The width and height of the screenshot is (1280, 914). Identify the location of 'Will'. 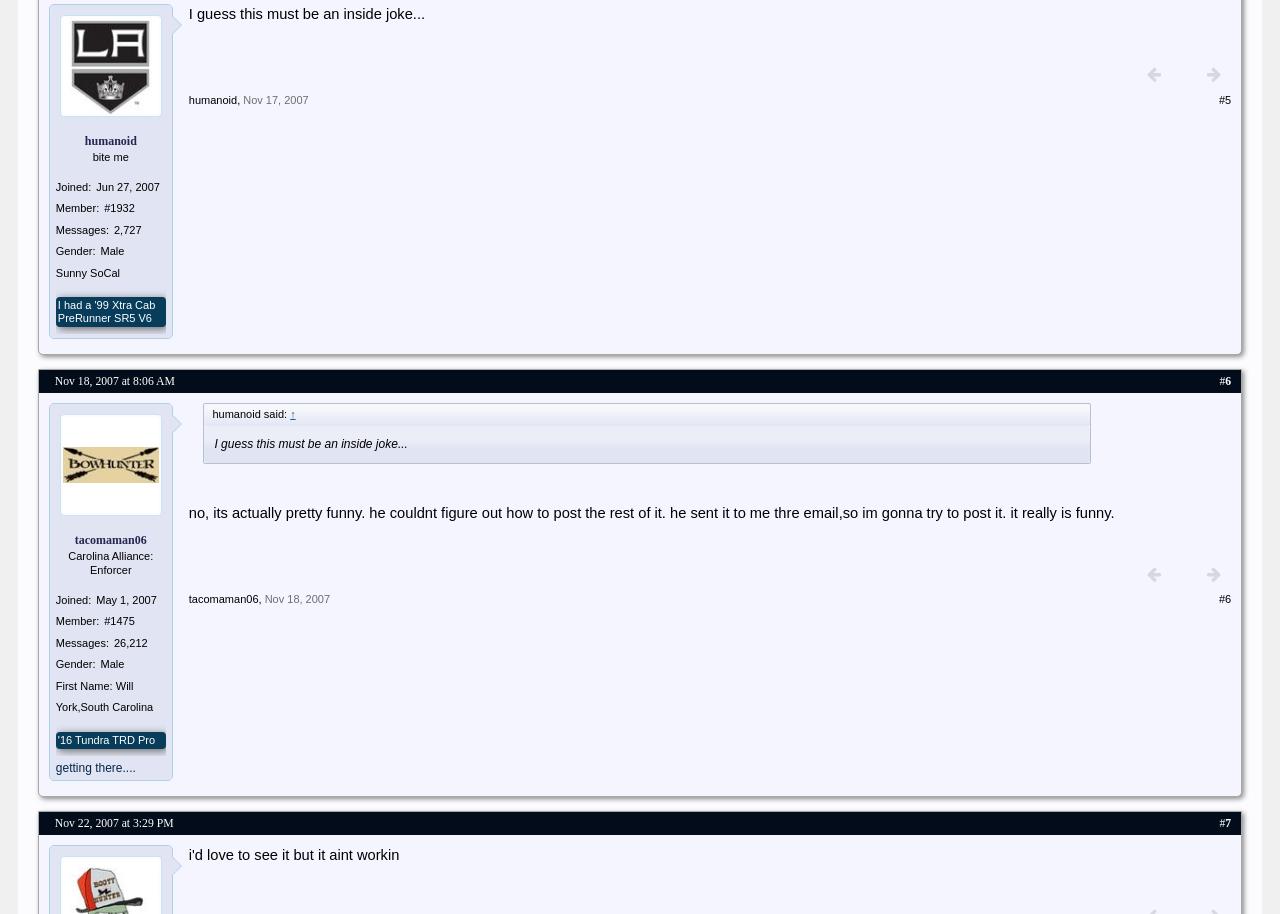
(123, 685).